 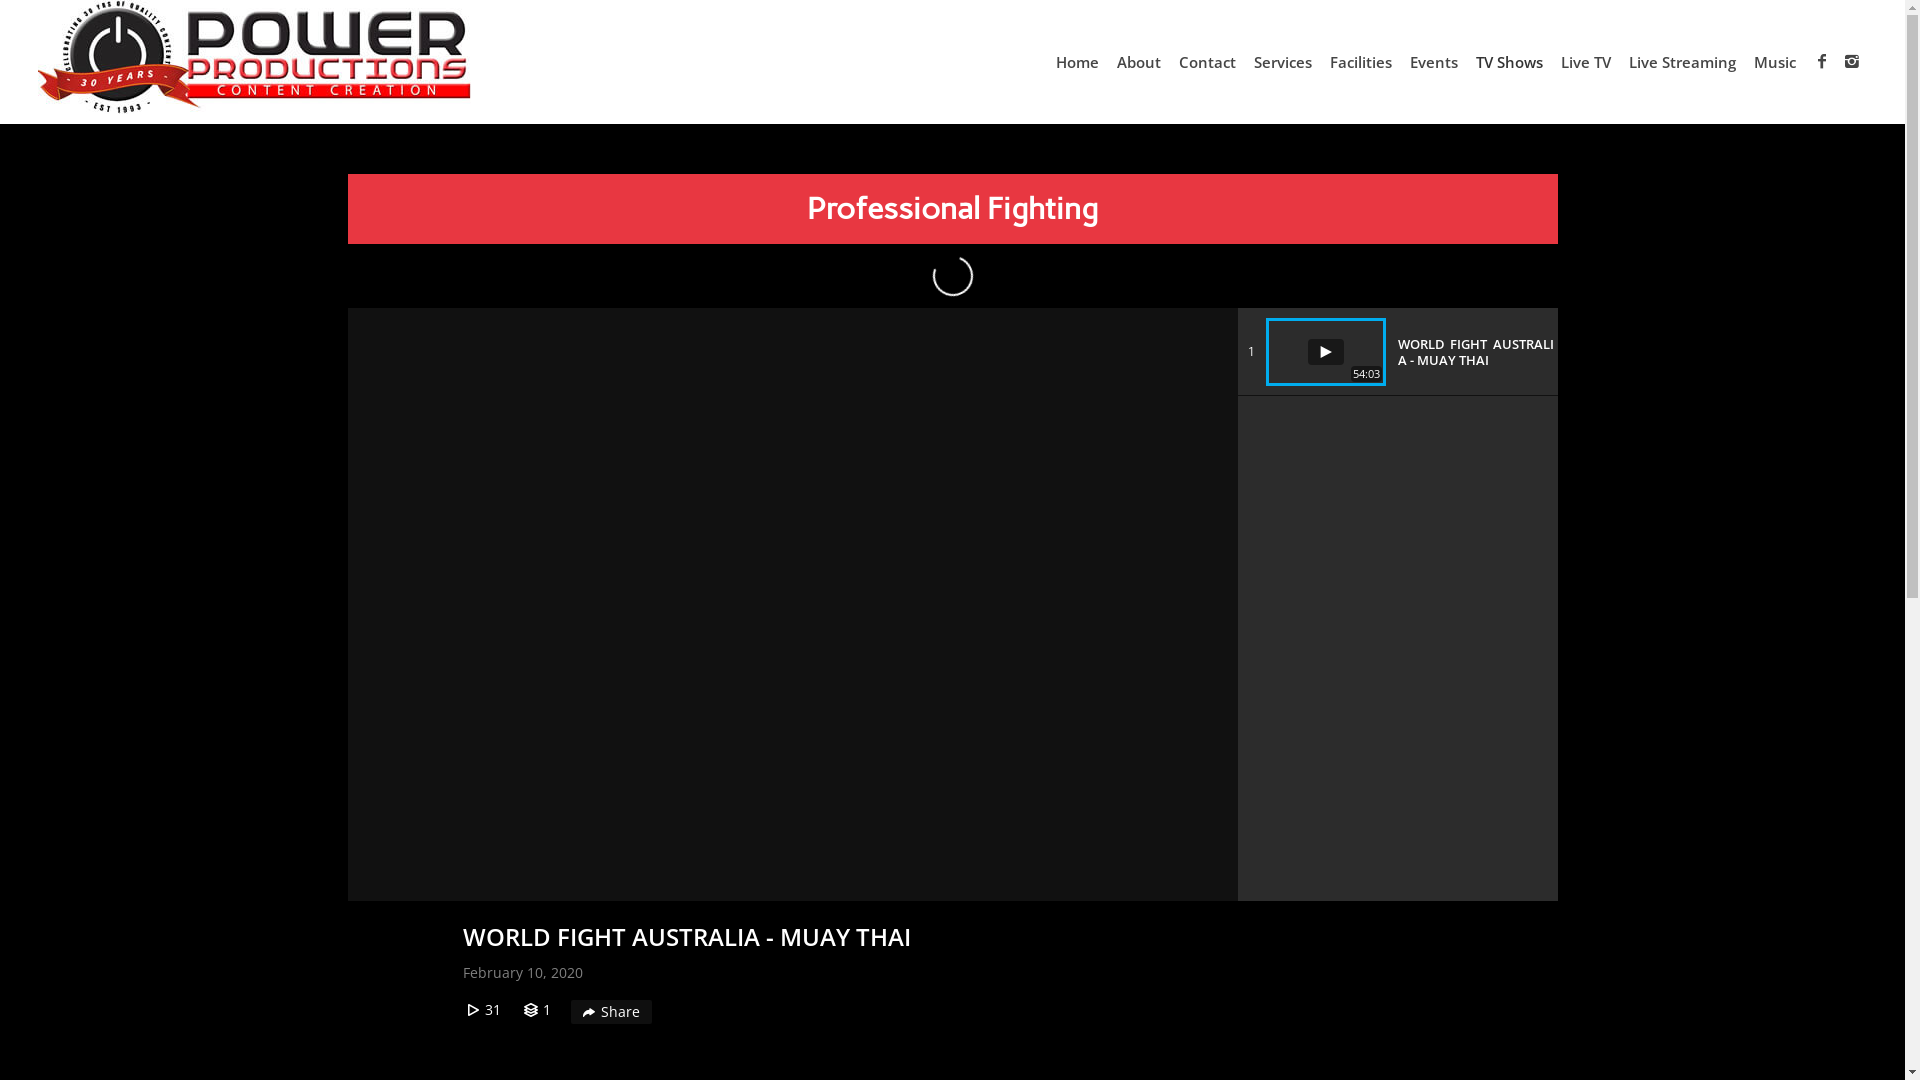 What do you see at coordinates (1620, 60) in the screenshot?
I see `'Live Streaming'` at bounding box center [1620, 60].